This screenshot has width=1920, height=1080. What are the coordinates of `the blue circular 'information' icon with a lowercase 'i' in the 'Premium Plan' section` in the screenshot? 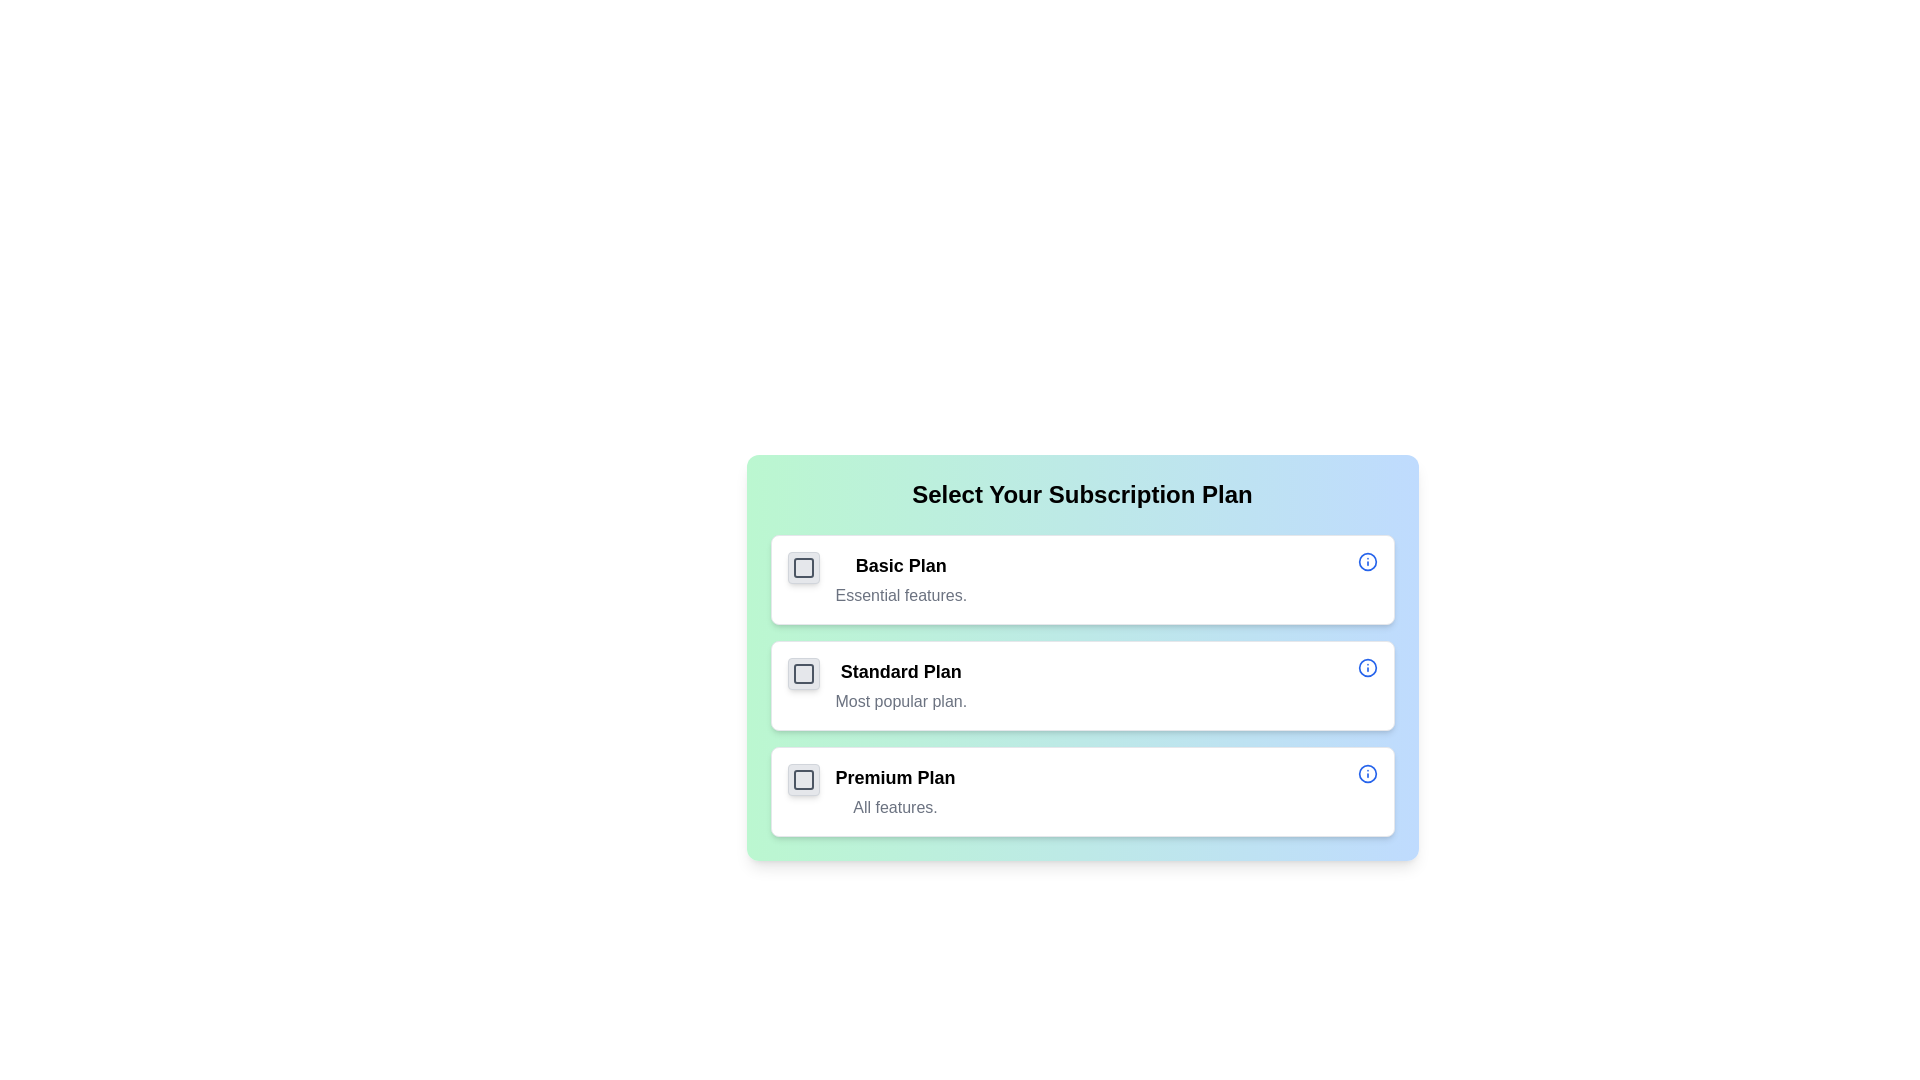 It's located at (1366, 773).